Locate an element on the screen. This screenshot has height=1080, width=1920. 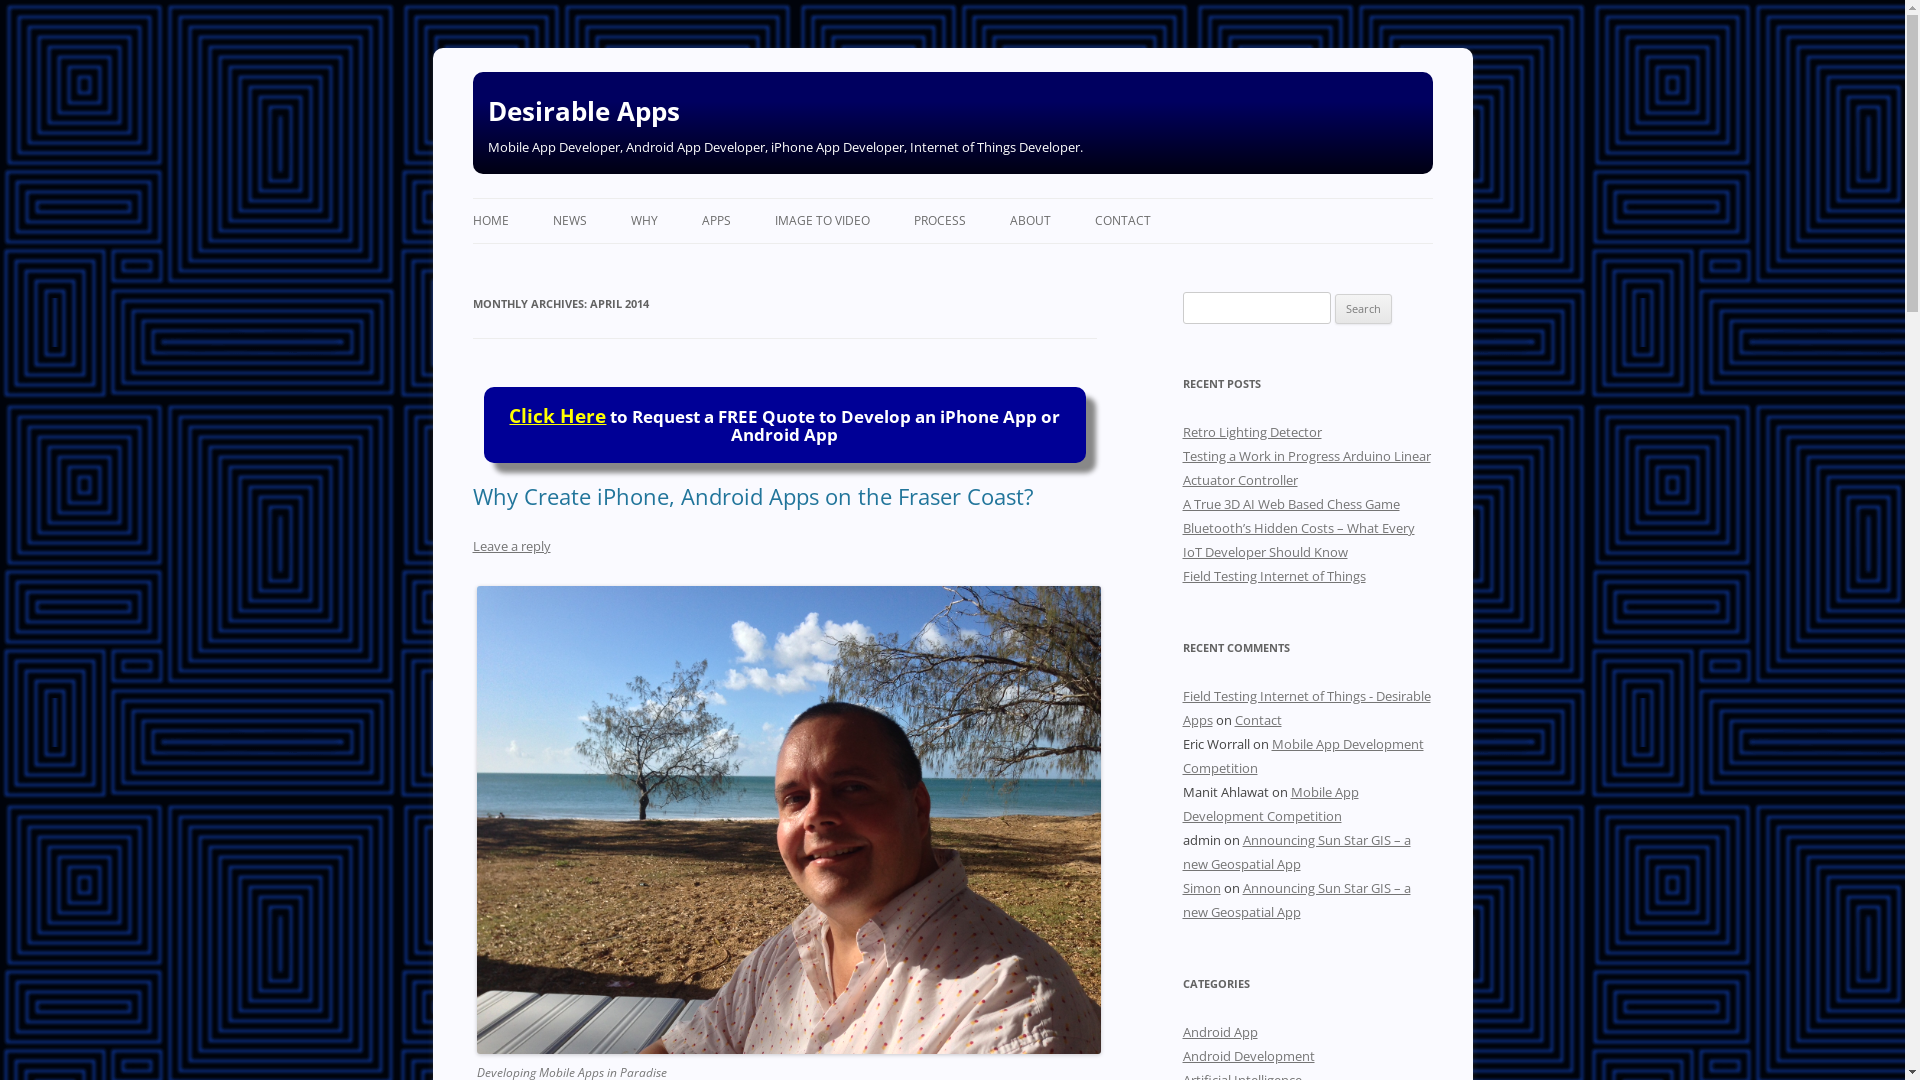
'Click Here' is located at coordinates (557, 414).